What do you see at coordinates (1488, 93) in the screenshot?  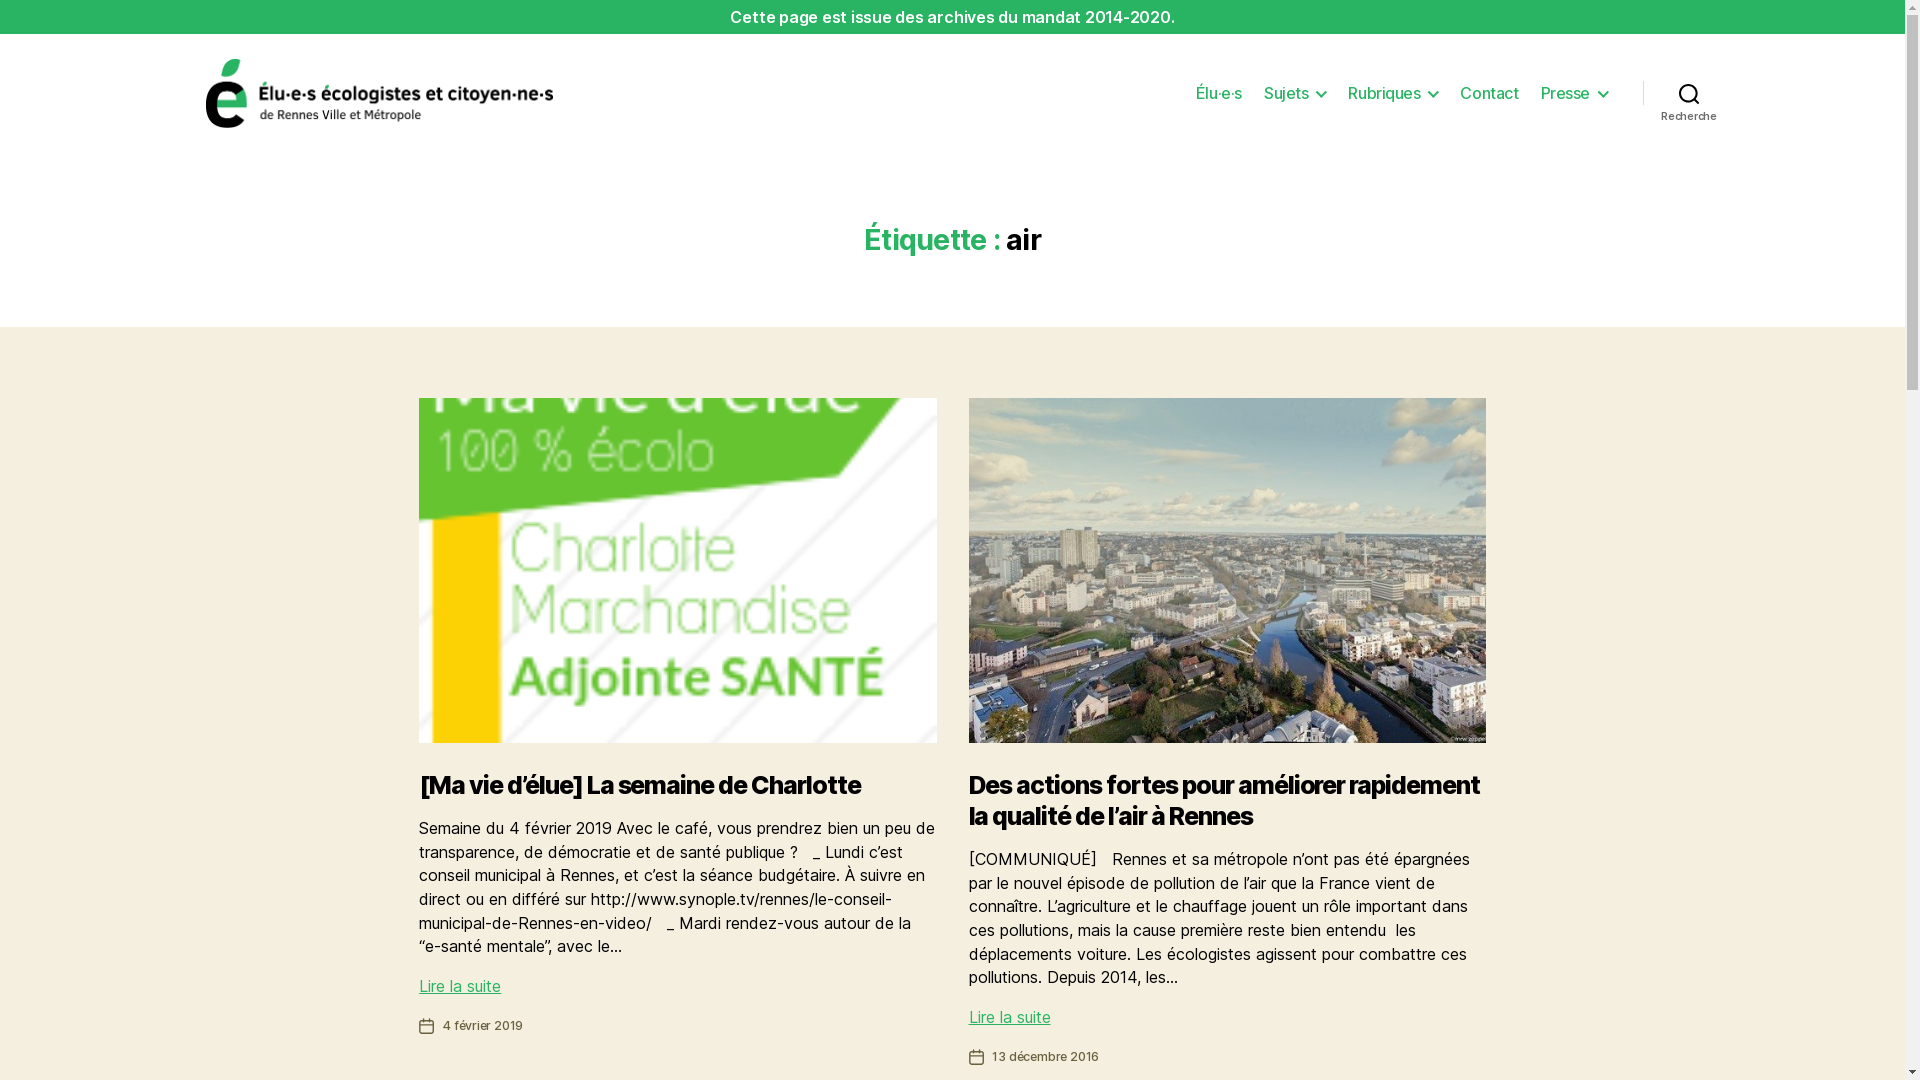 I see `'Contact'` at bounding box center [1488, 93].